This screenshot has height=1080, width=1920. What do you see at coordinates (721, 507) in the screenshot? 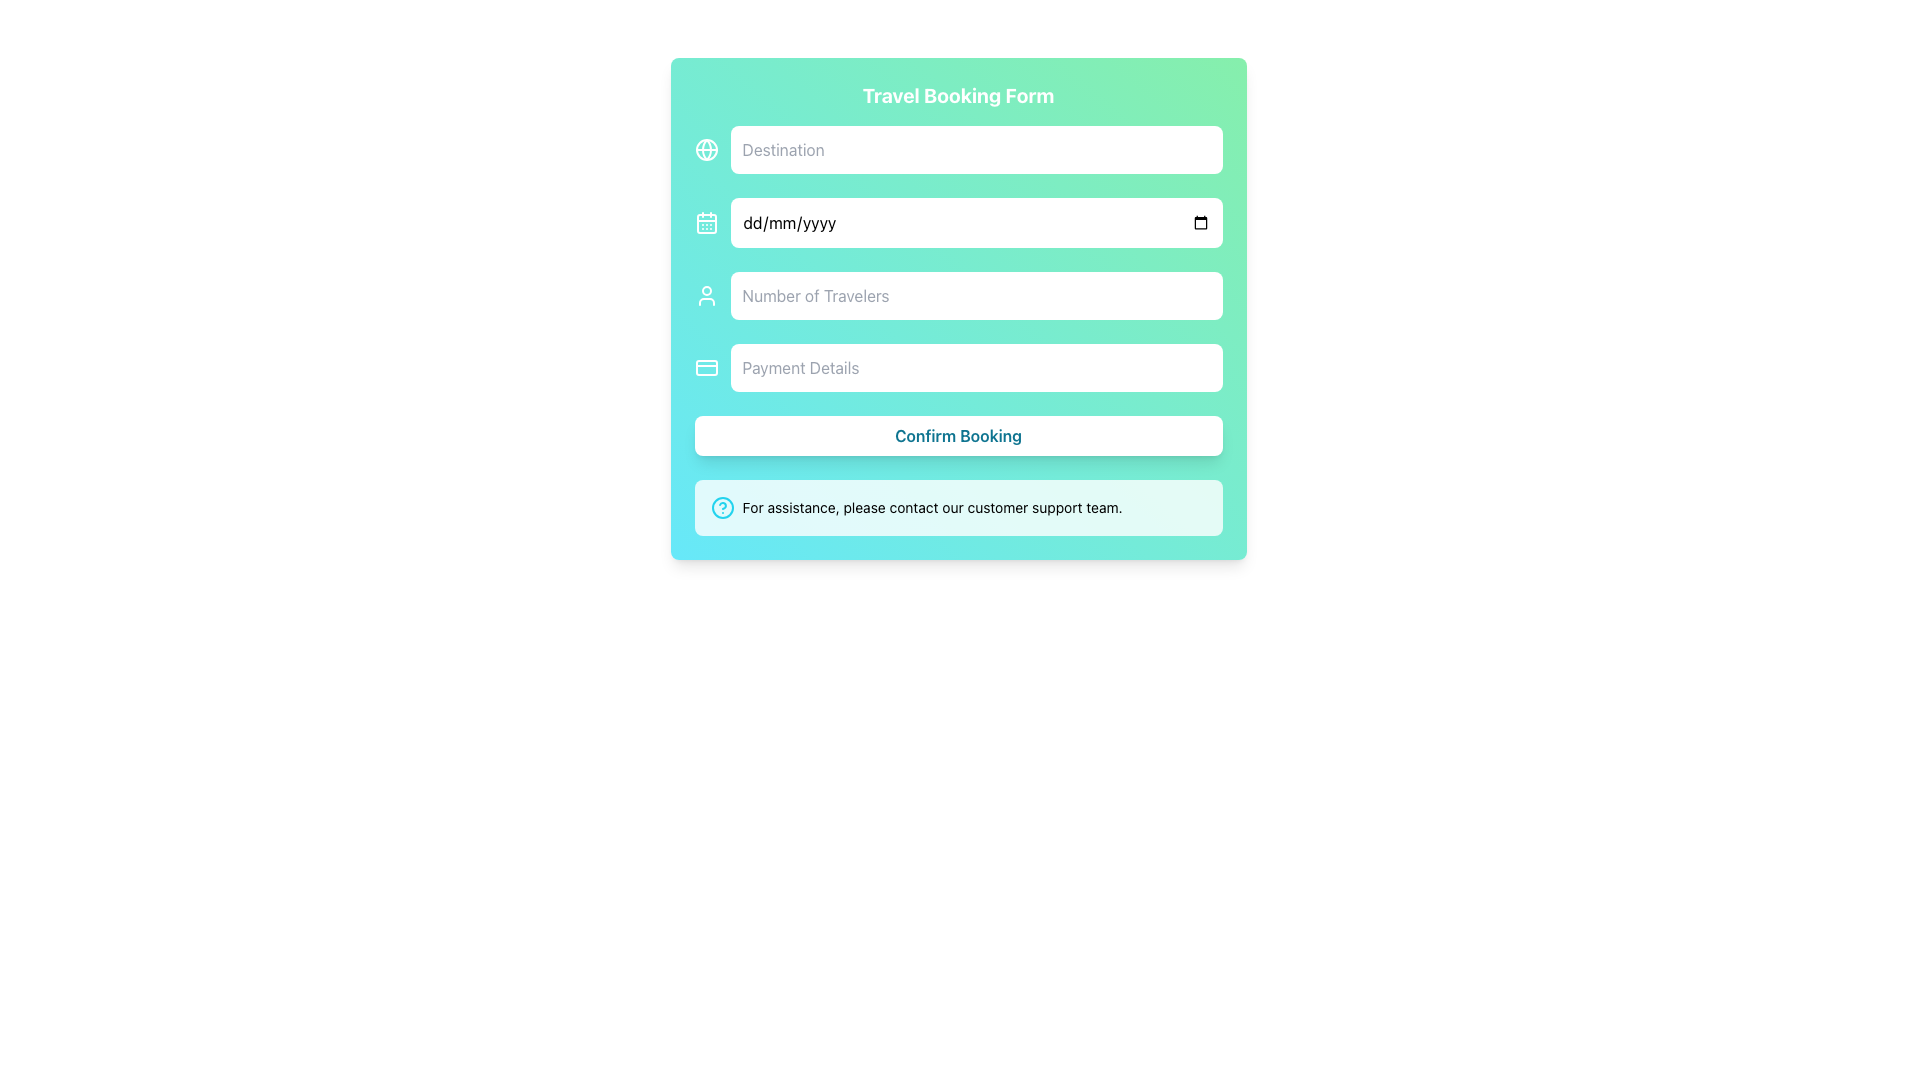
I see `the circular vector graphic icon located at the bottom of the teal panel, adjacent to the assistance text message` at bounding box center [721, 507].